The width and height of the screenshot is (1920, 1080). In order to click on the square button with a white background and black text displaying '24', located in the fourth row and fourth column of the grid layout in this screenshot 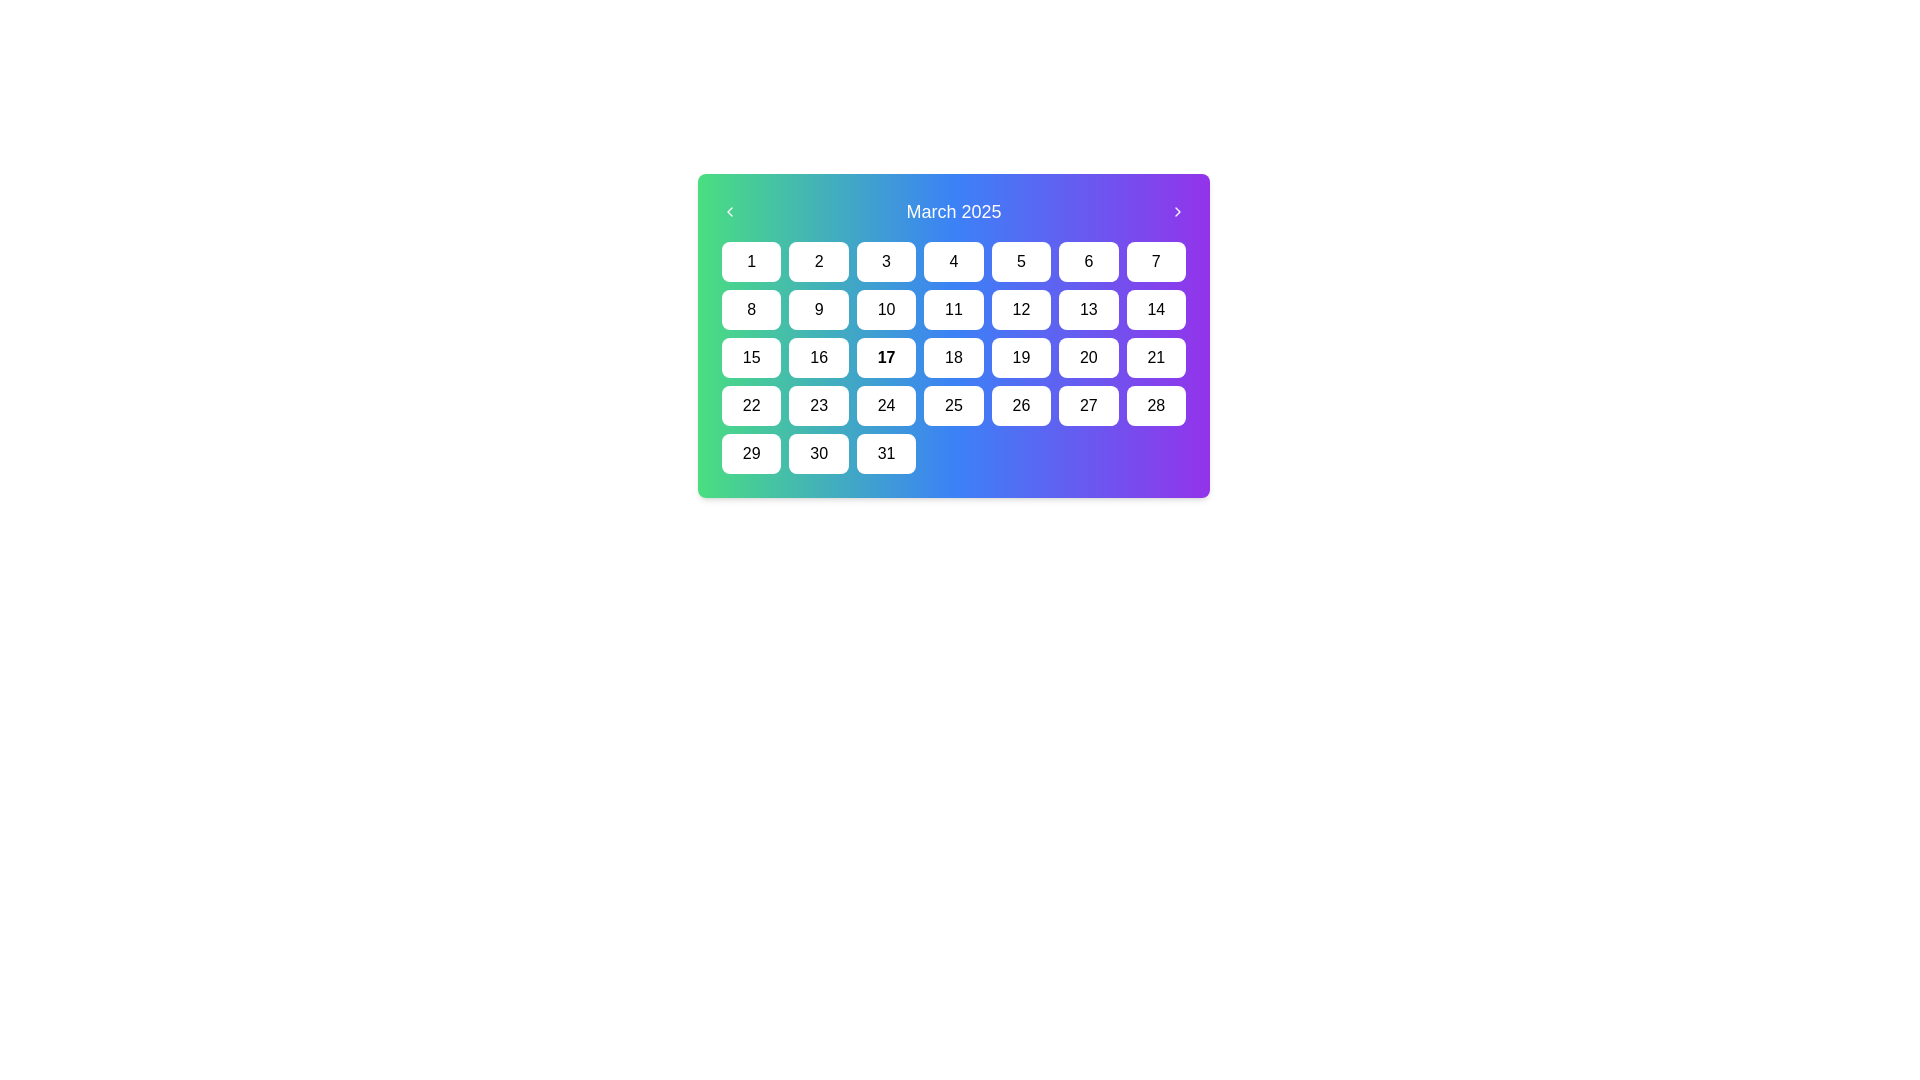, I will do `click(885, 405)`.